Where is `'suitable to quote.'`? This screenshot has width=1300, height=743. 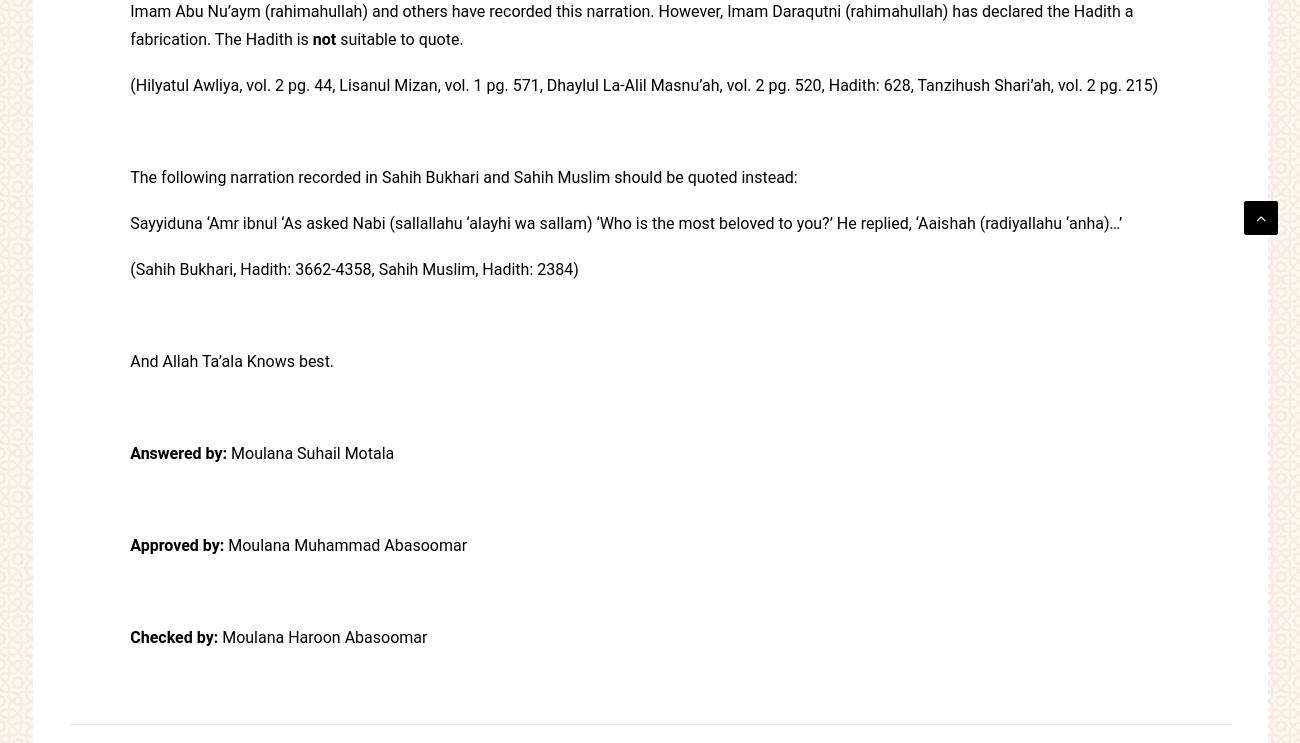
'suitable to quote.' is located at coordinates (399, 39).